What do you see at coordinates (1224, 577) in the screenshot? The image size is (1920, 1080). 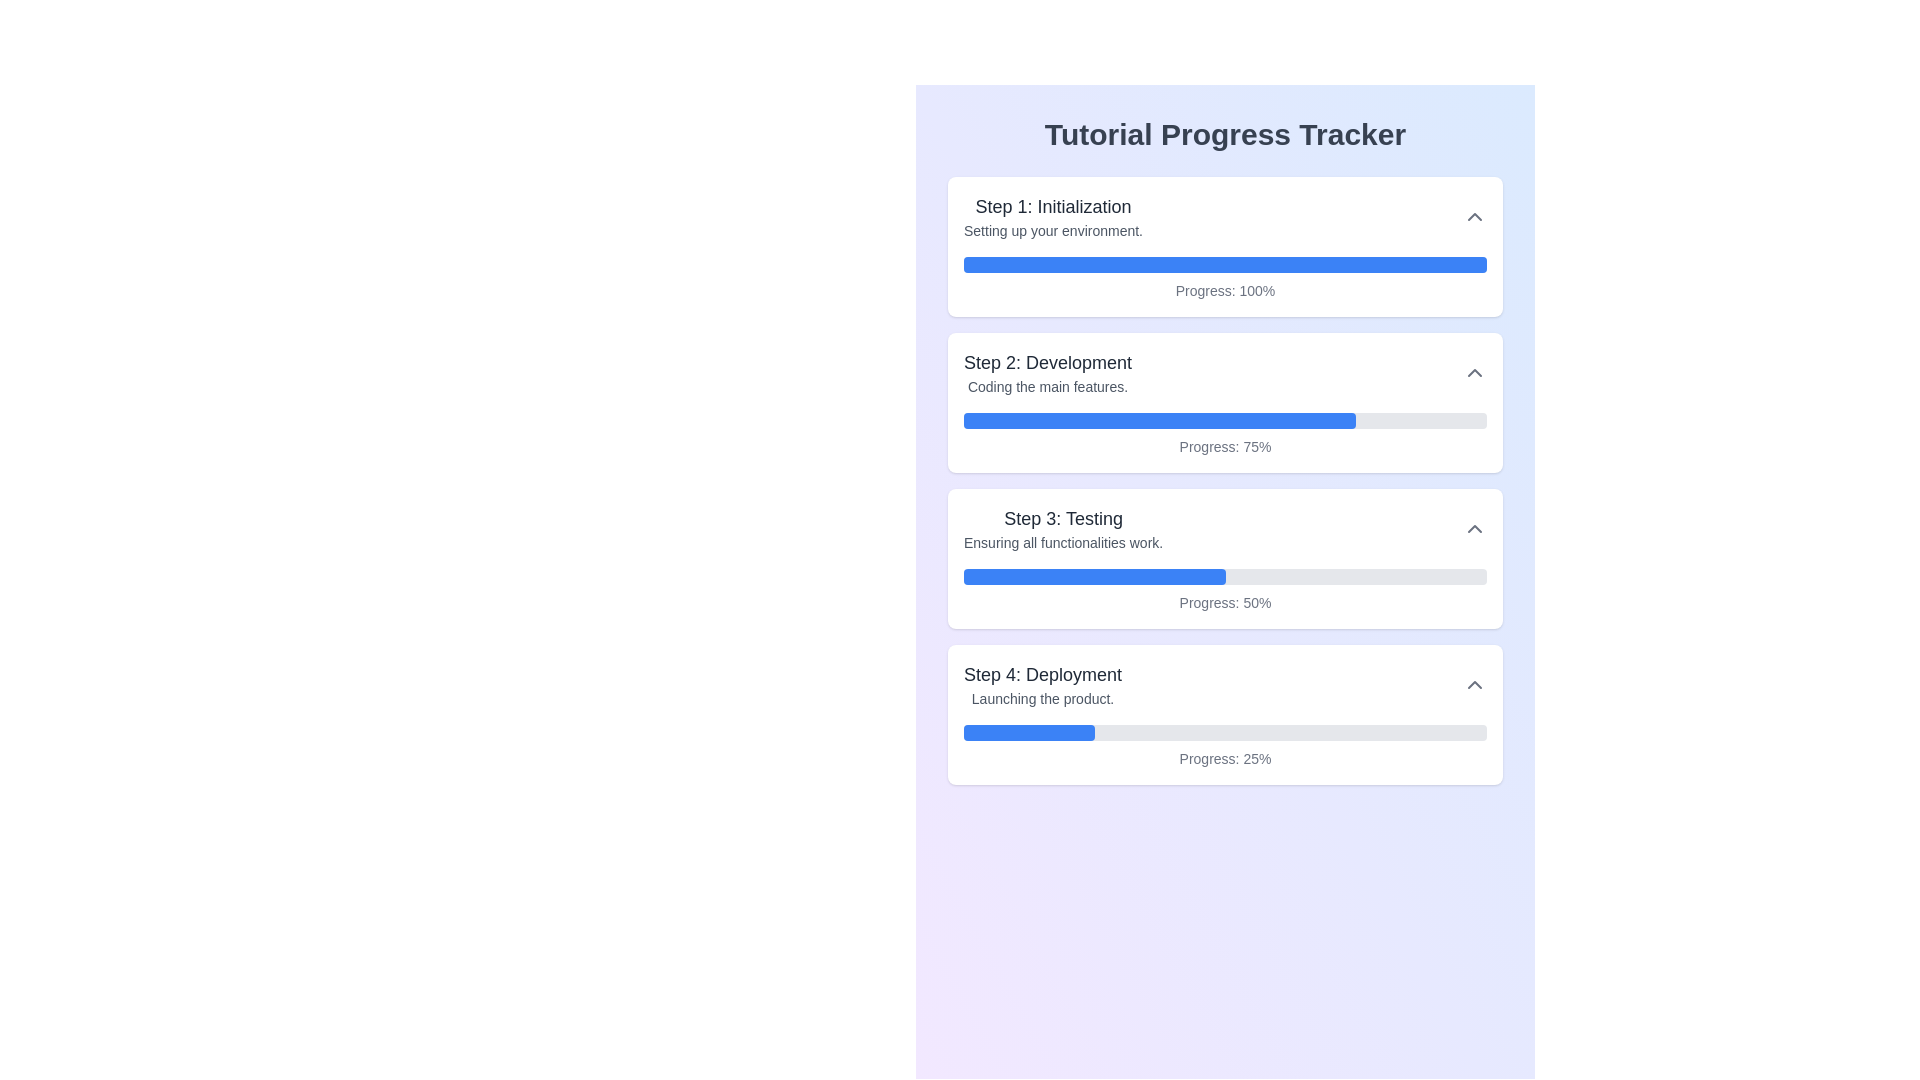 I see `the progress bar indicating 'Step 3: Testing' which visually represents 50% completion` at bounding box center [1224, 577].